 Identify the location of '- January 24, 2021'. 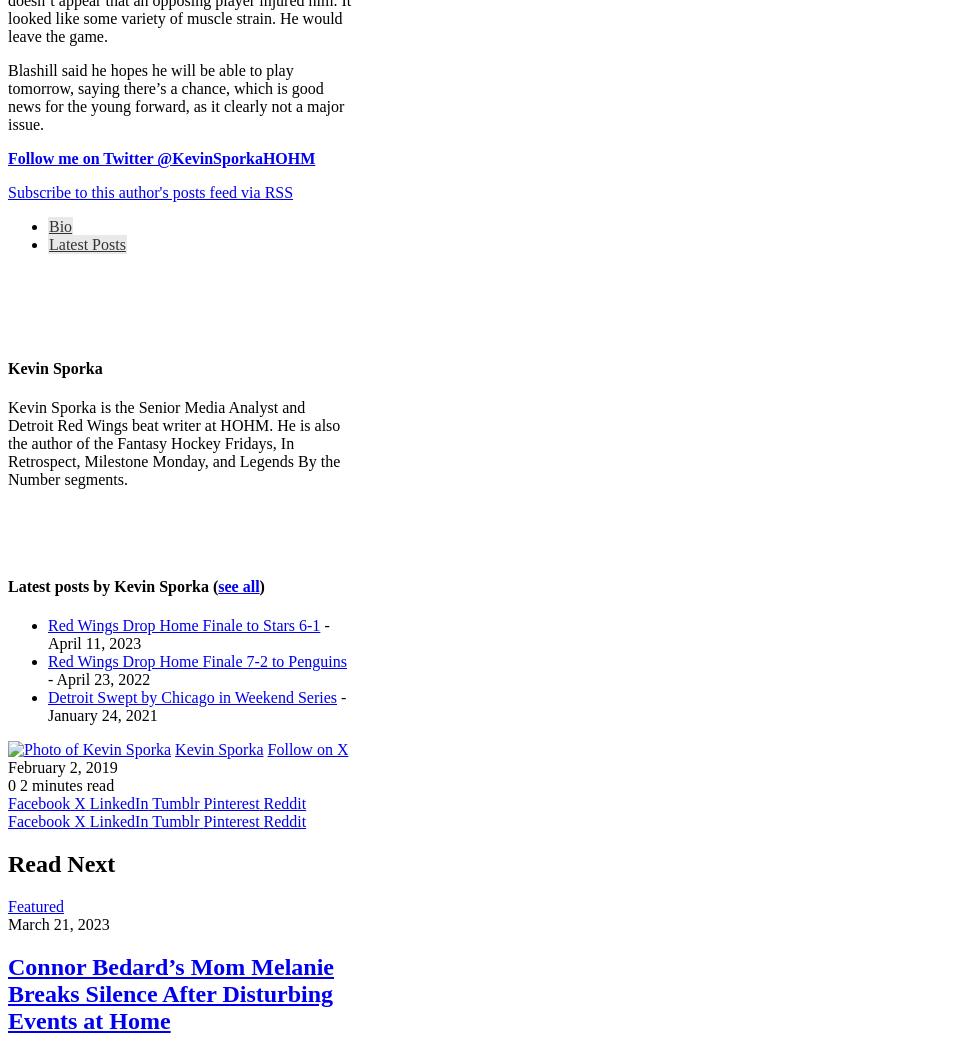
(196, 706).